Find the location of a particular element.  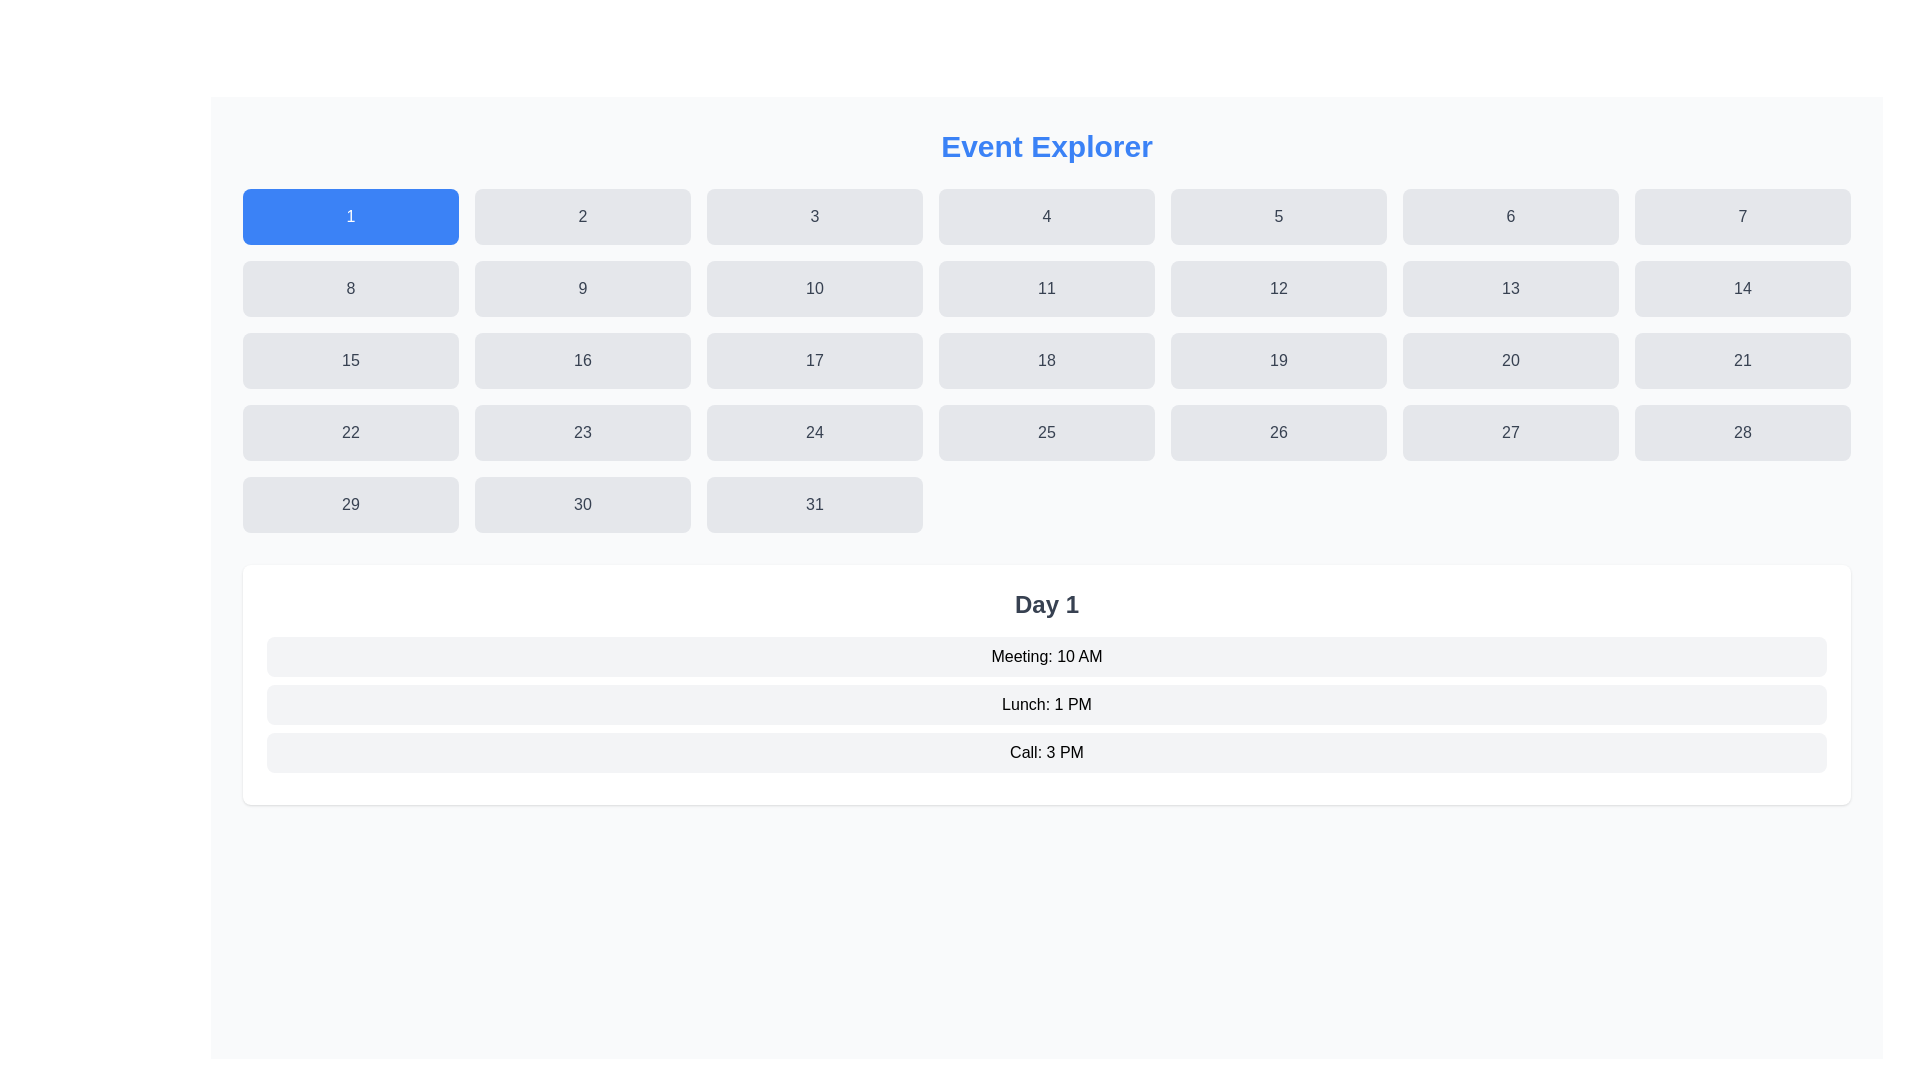

the button labeled '5', which is a rectangular button with soft, rounded edges and a light gray background is located at coordinates (1277, 216).